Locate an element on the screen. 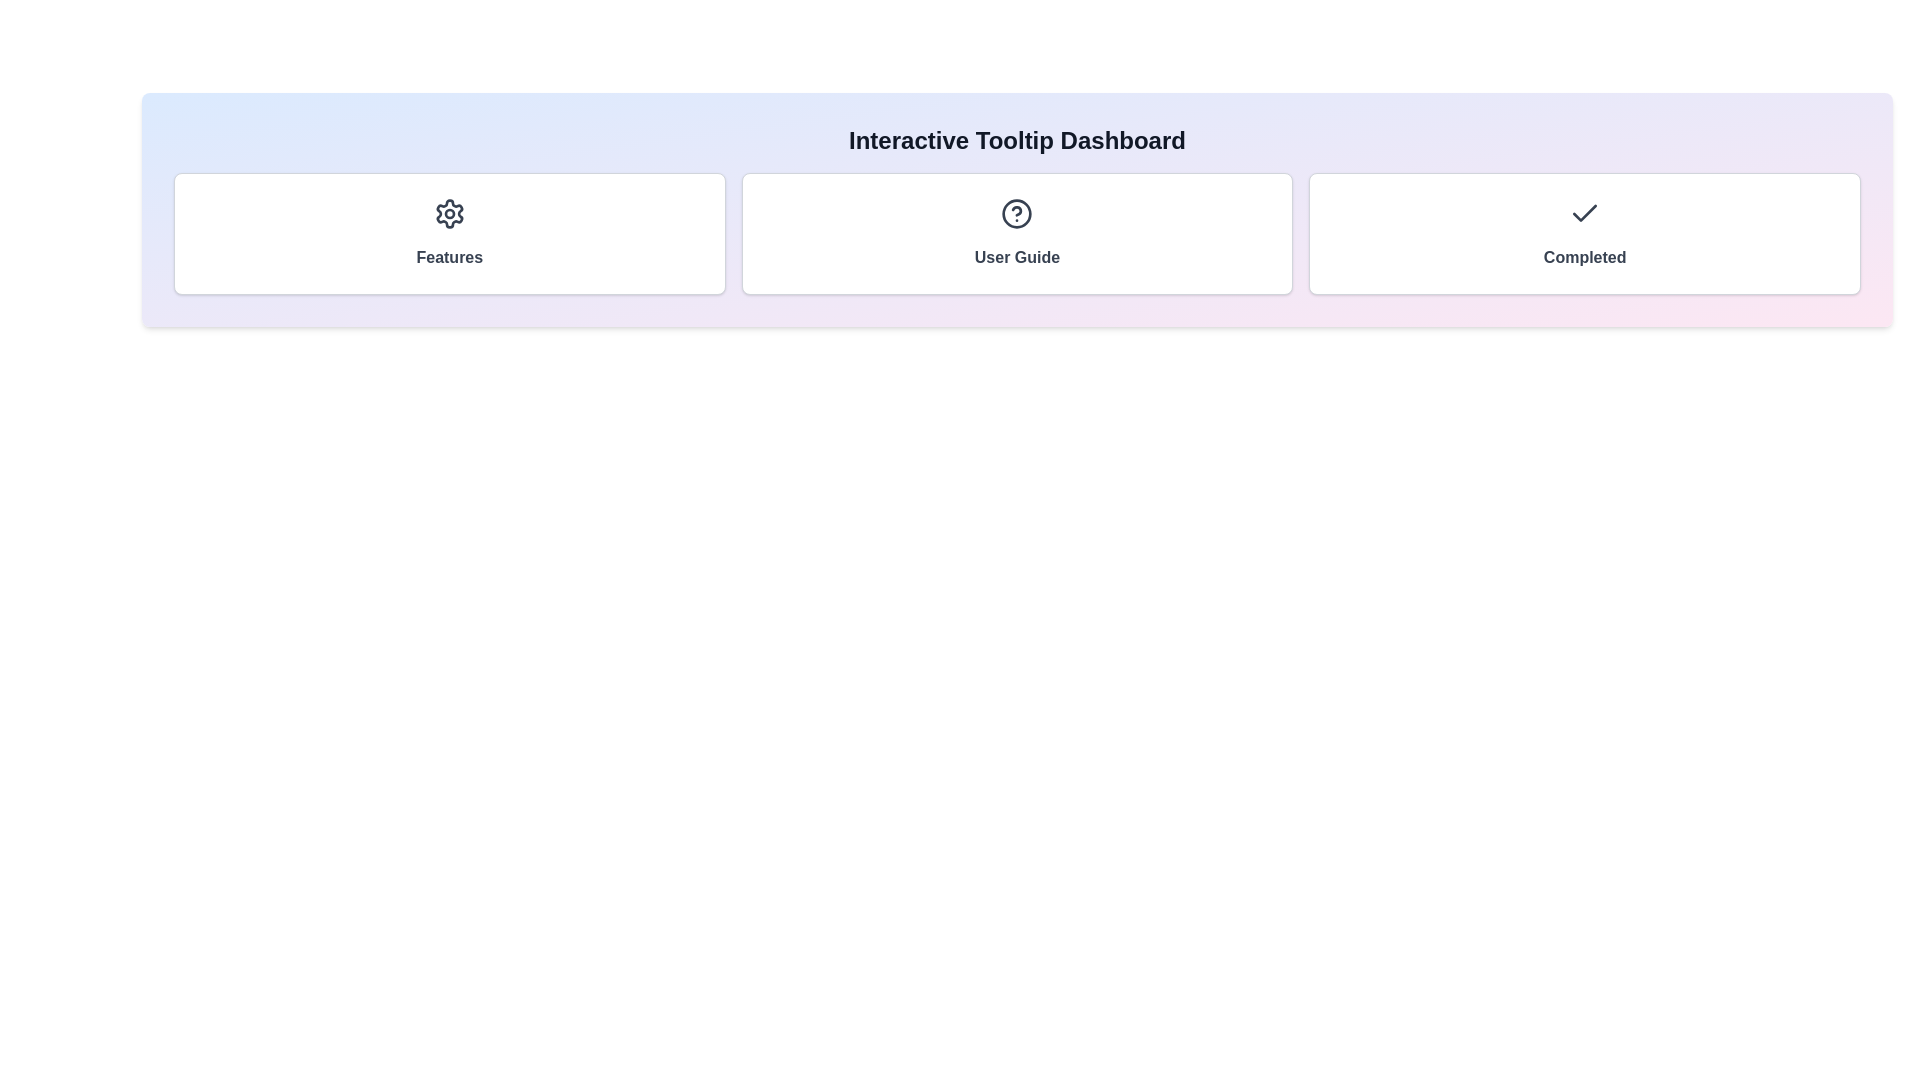  the second clickable card in the horizontally aligned group is located at coordinates (1017, 233).